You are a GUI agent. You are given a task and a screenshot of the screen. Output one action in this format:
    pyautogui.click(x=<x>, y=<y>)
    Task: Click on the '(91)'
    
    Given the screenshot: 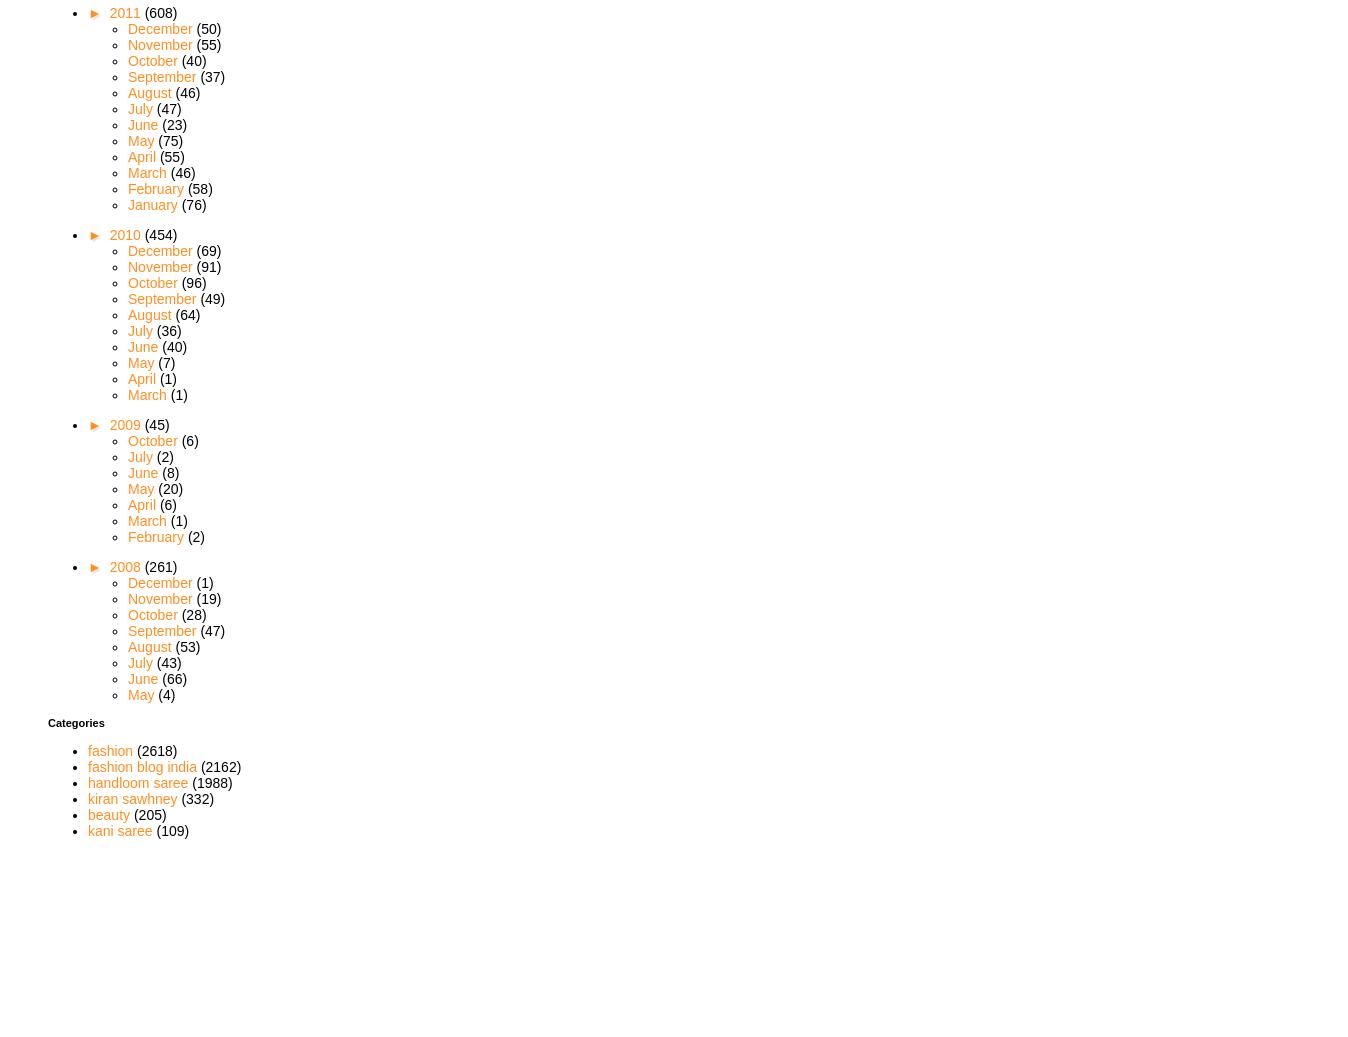 What is the action you would take?
    pyautogui.click(x=208, y=264)
    